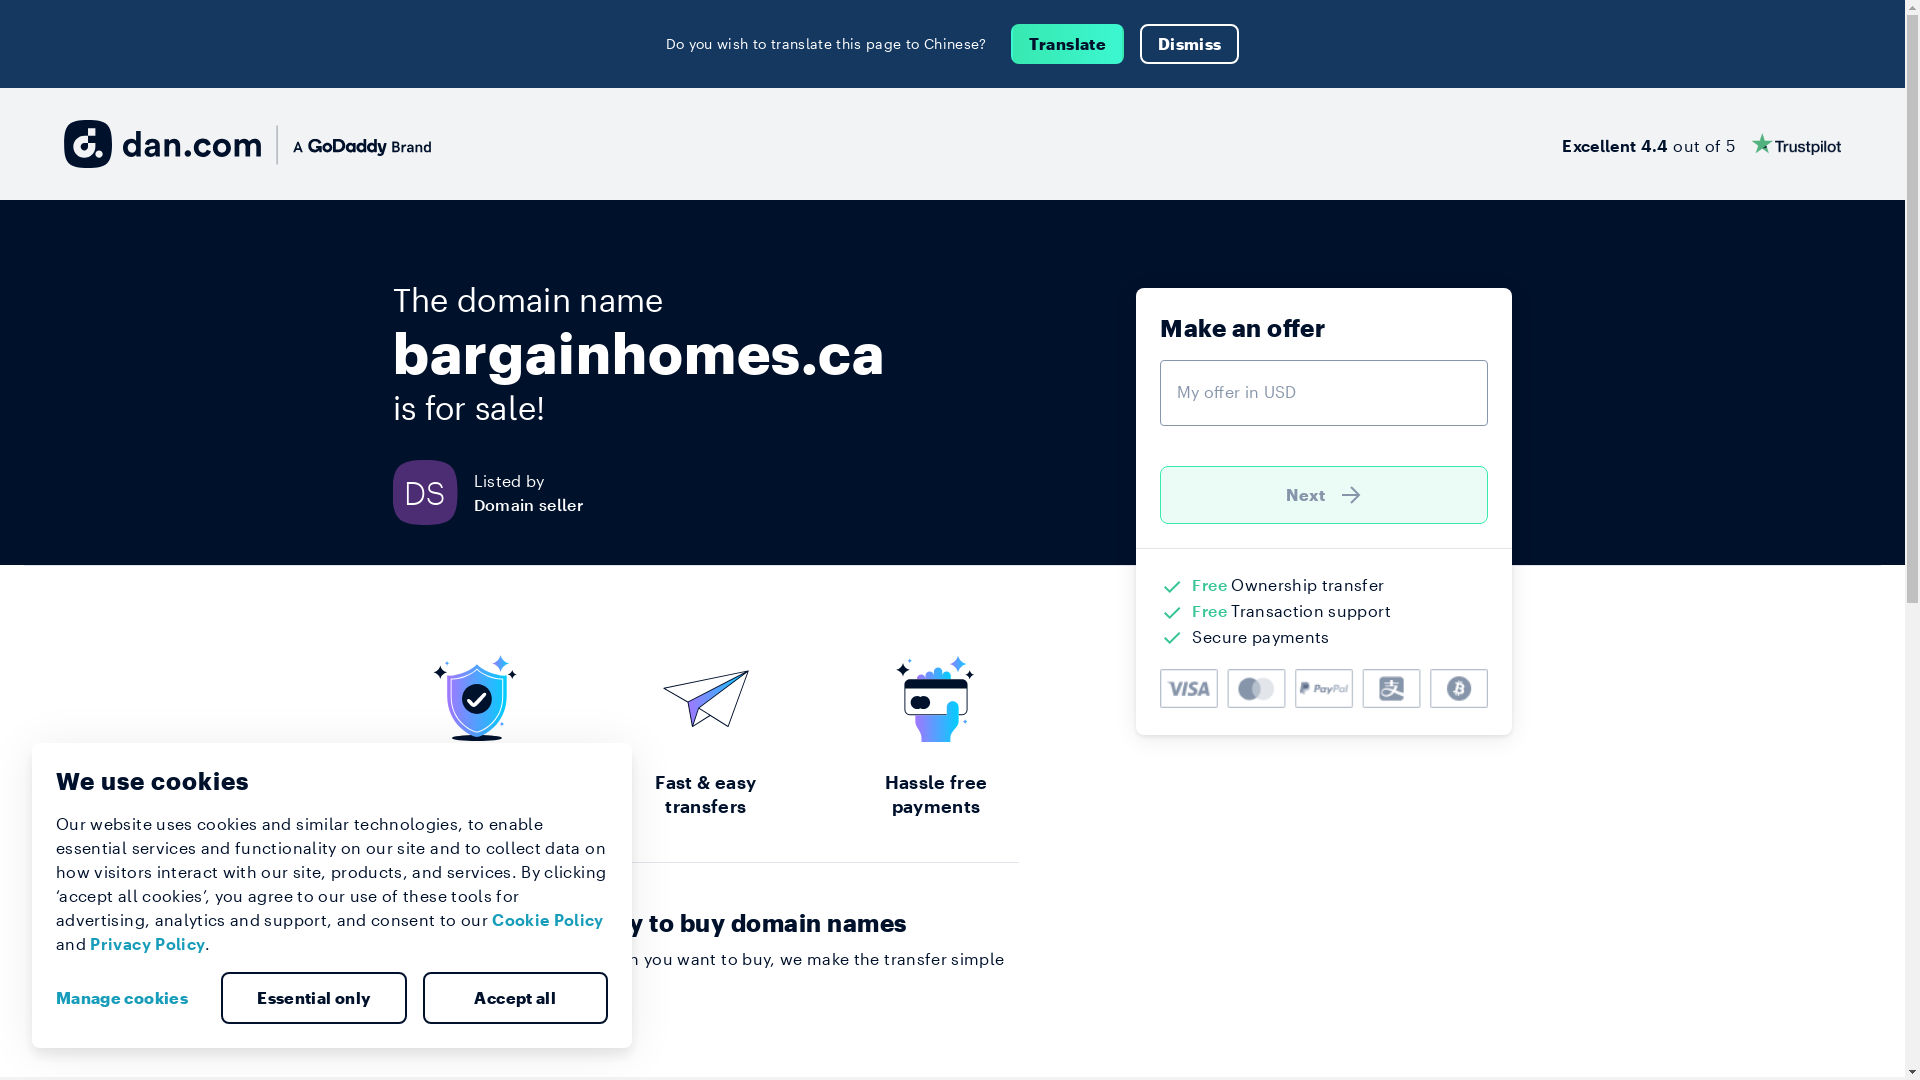 Image resolution: width=1920 pixels, height=1080 pixels. What do you see at coordinates (547, 919) in the screenshot?
I see `'Cookie Policy'` at bounding box center [547, 919].